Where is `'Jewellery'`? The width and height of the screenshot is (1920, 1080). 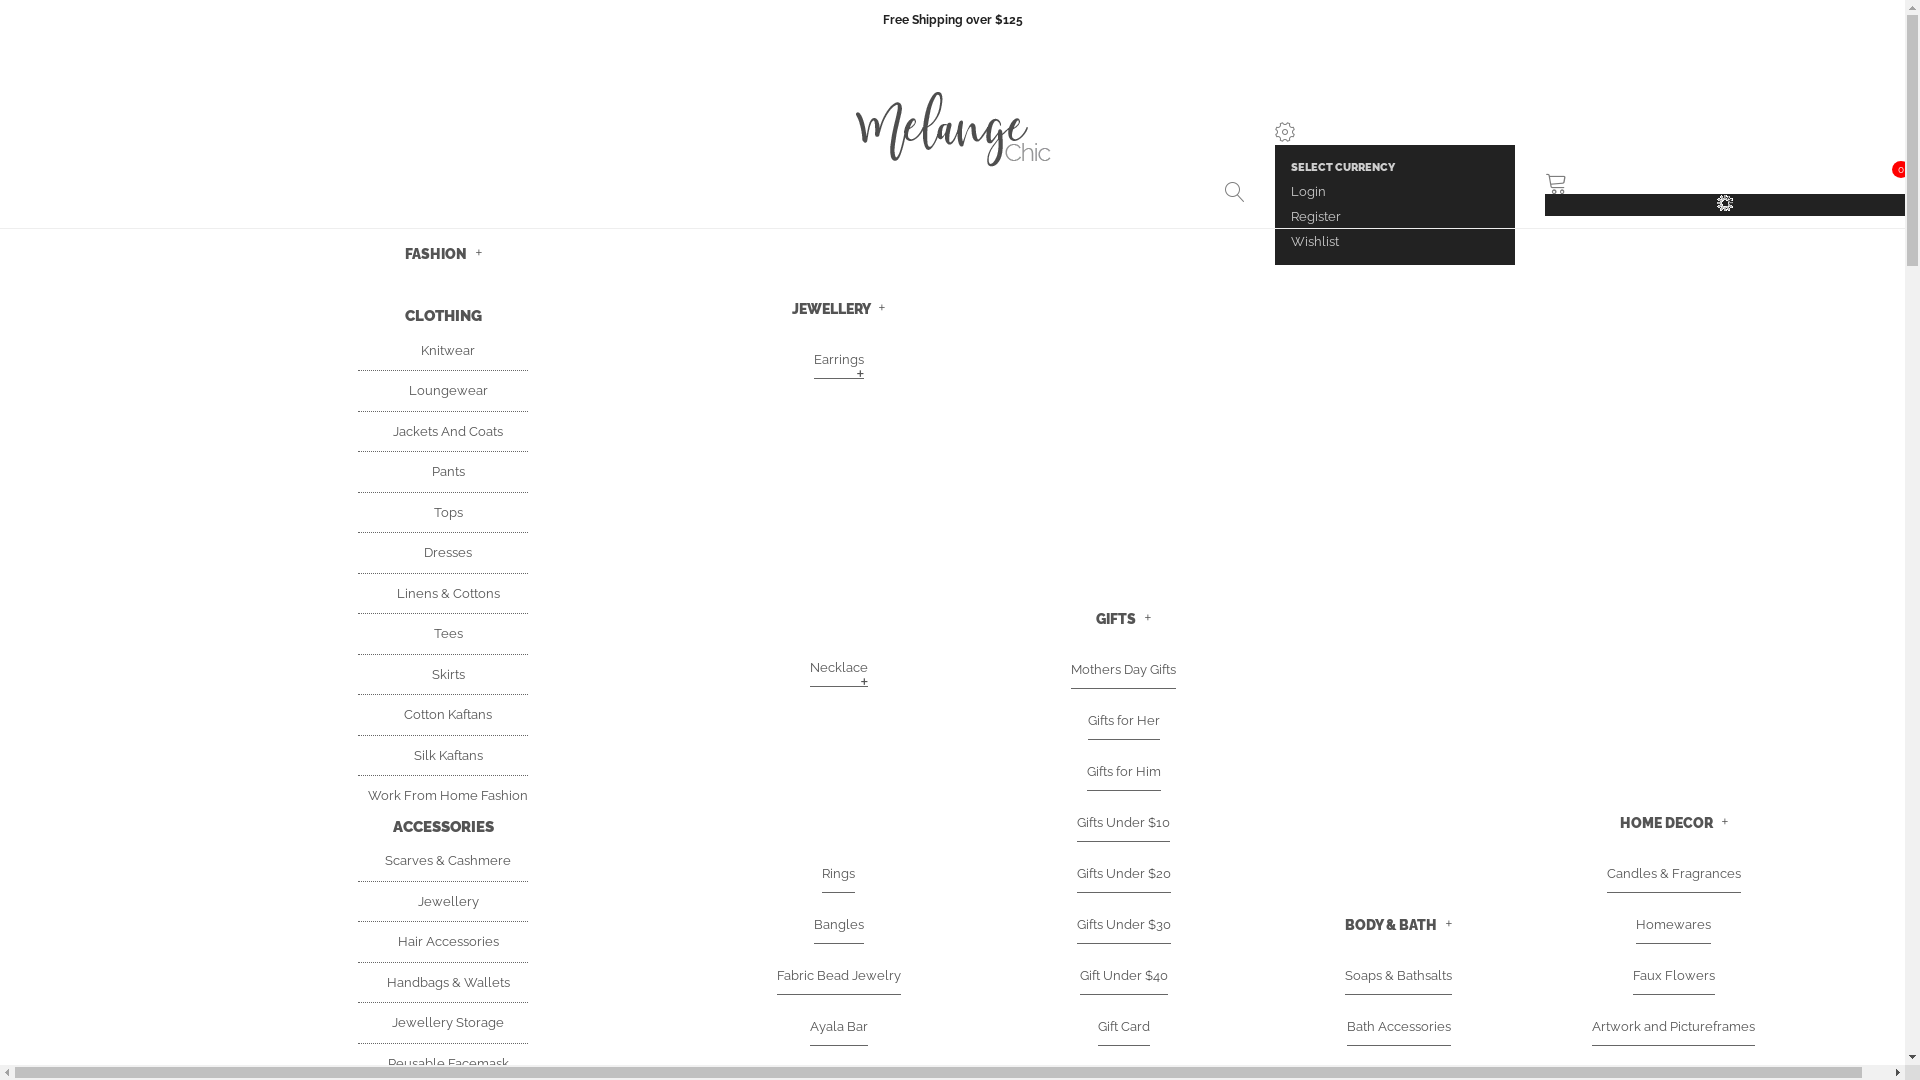 'Jewellery' is located at coordinates (407, 901).